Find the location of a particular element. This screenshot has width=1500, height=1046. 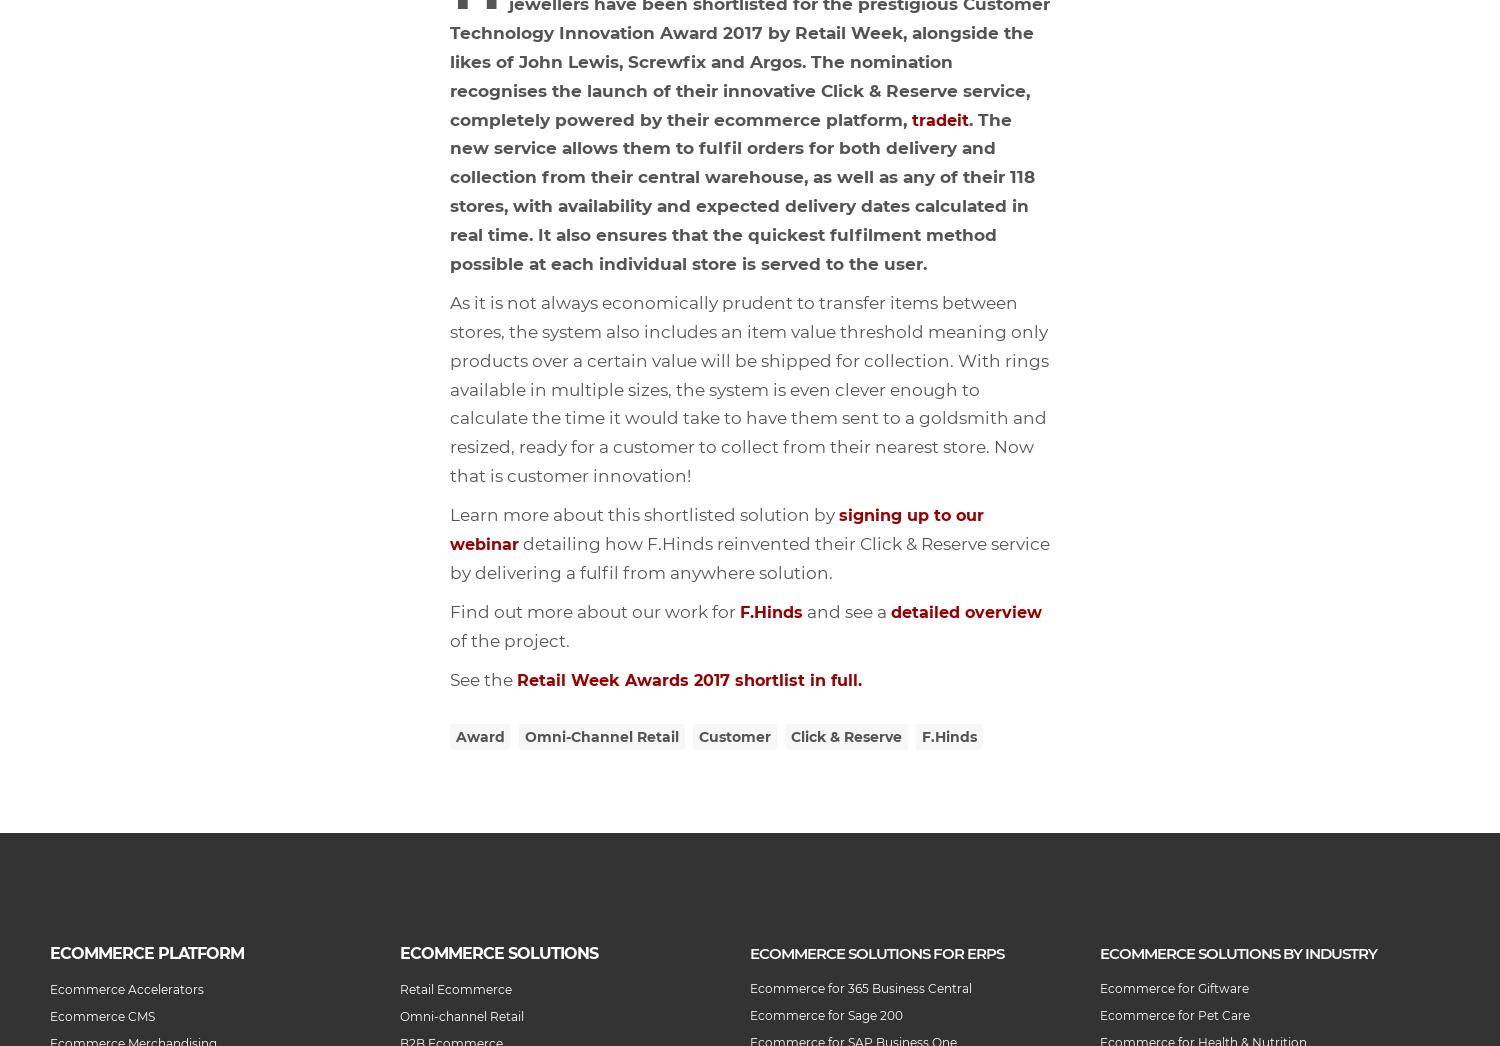

'Three great ways Something Different Wholesale increase AOV and revenue from their existing customer base' is located at coordinates (182, 418).